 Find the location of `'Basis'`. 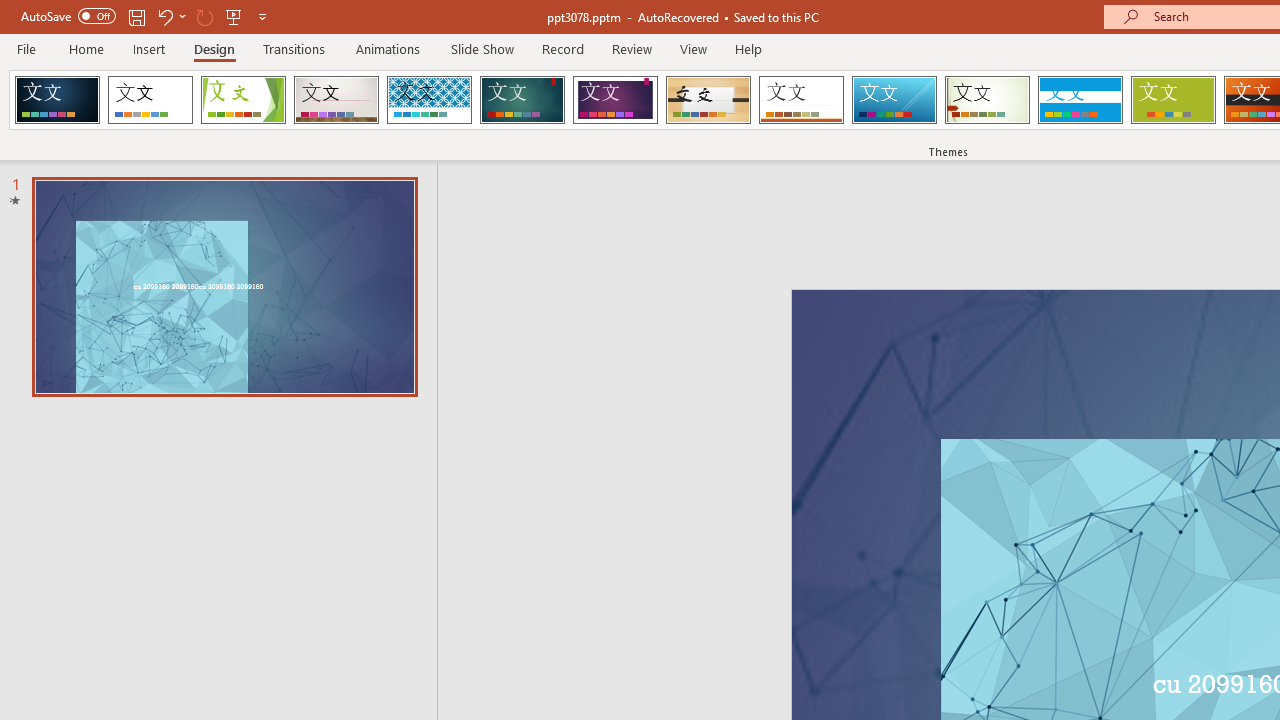

'Basis' is located at coordinates (1173, 100).